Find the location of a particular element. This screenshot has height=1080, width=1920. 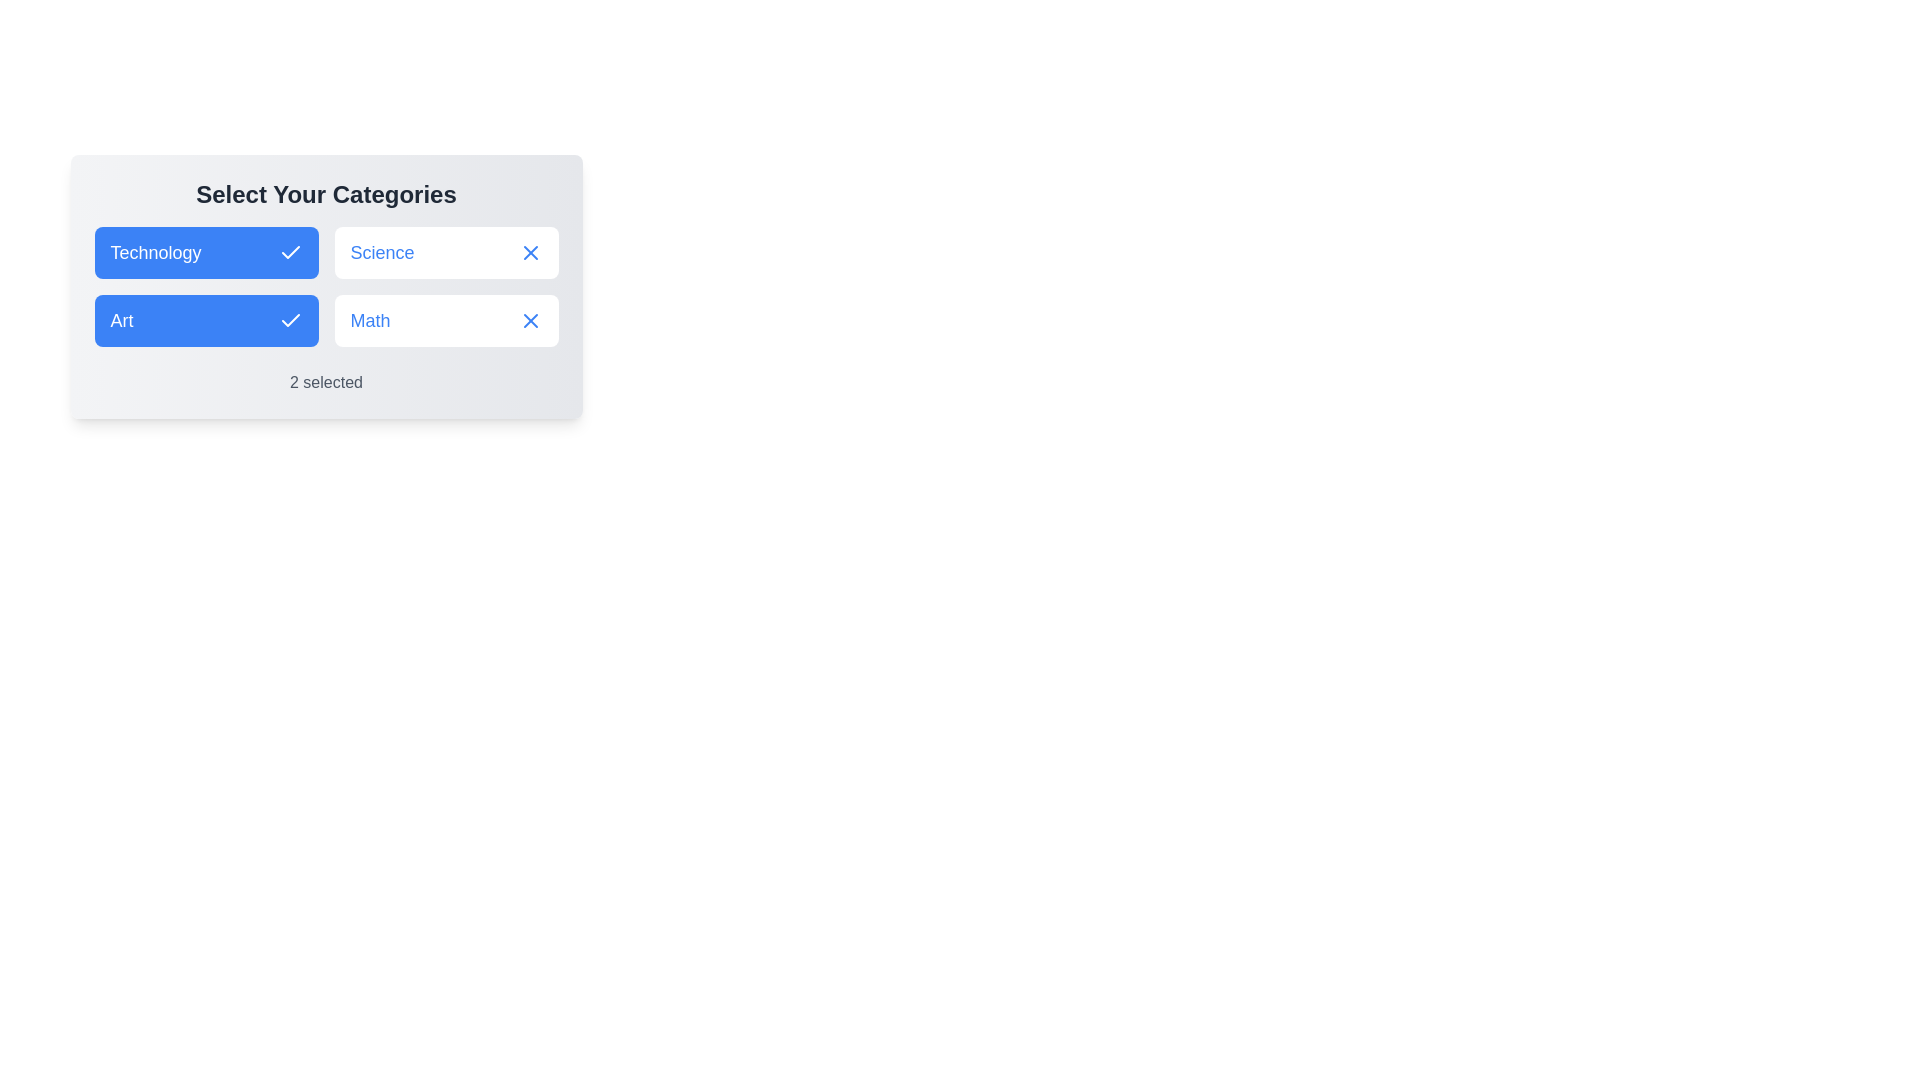

the chip labeled Science is located at coordinates (445, 252).